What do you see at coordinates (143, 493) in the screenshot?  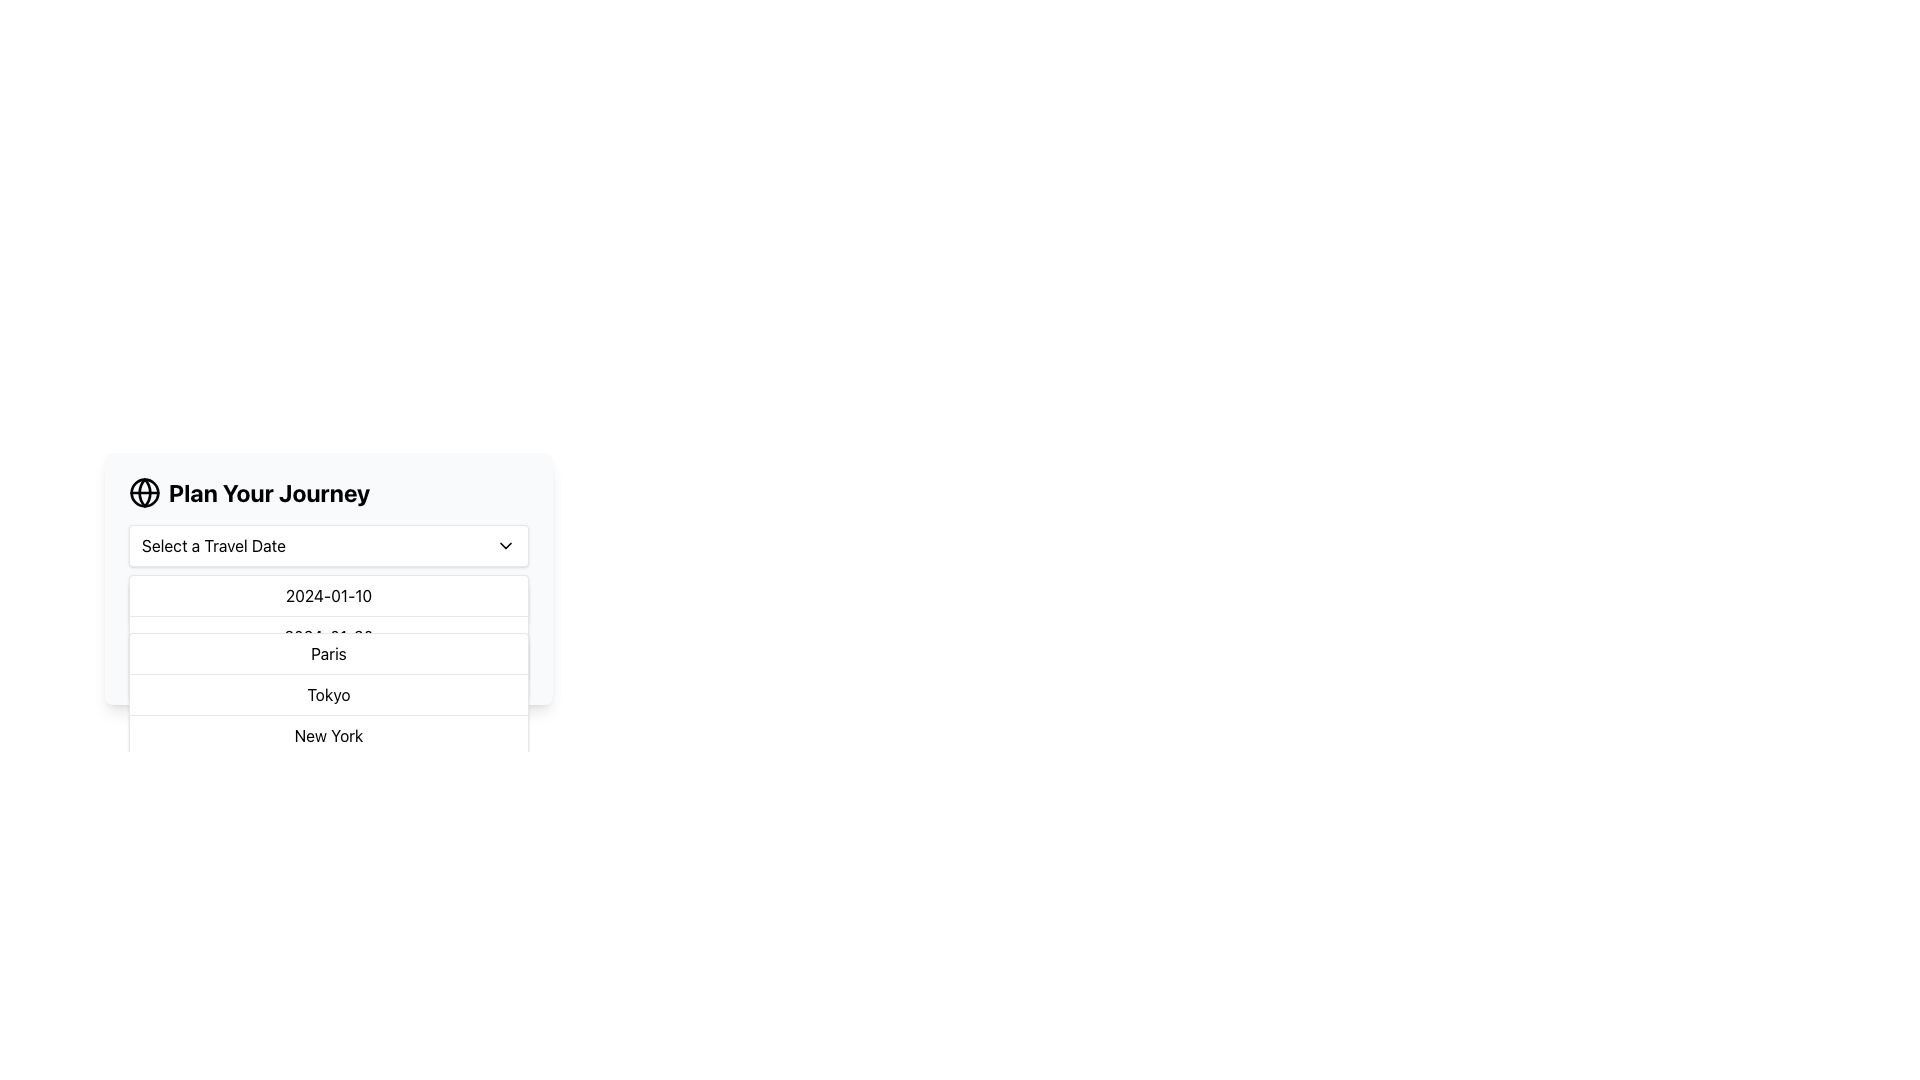 I see `the circular icon component at the center of the globe icon located at the top-left corner of the interface` at bounding box center [143, 493].